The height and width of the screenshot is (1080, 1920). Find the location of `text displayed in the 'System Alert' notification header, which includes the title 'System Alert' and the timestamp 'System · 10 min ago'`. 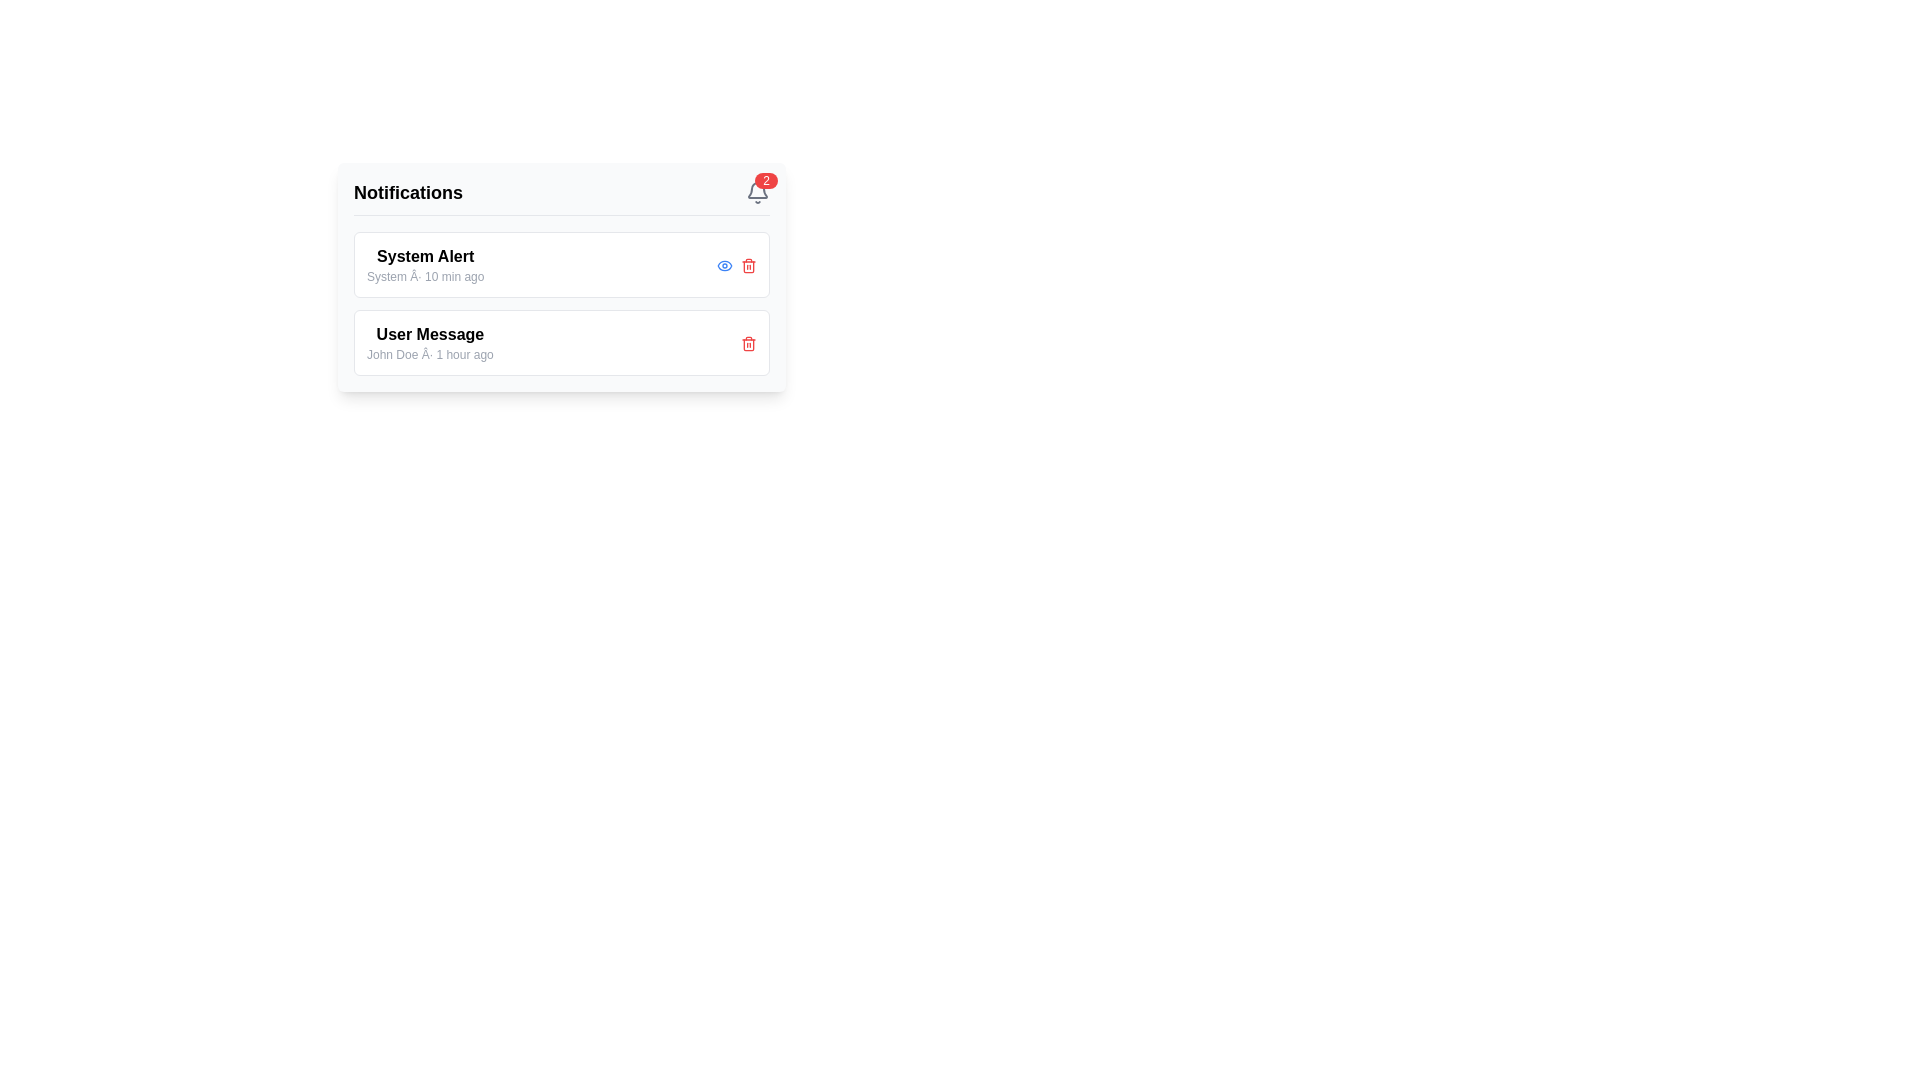

text displayed in the 'System Alert' notification header, which includes the title 'System Alert' and the timestamp 'System · 10 min ago' is located at coordinates (424, 264).